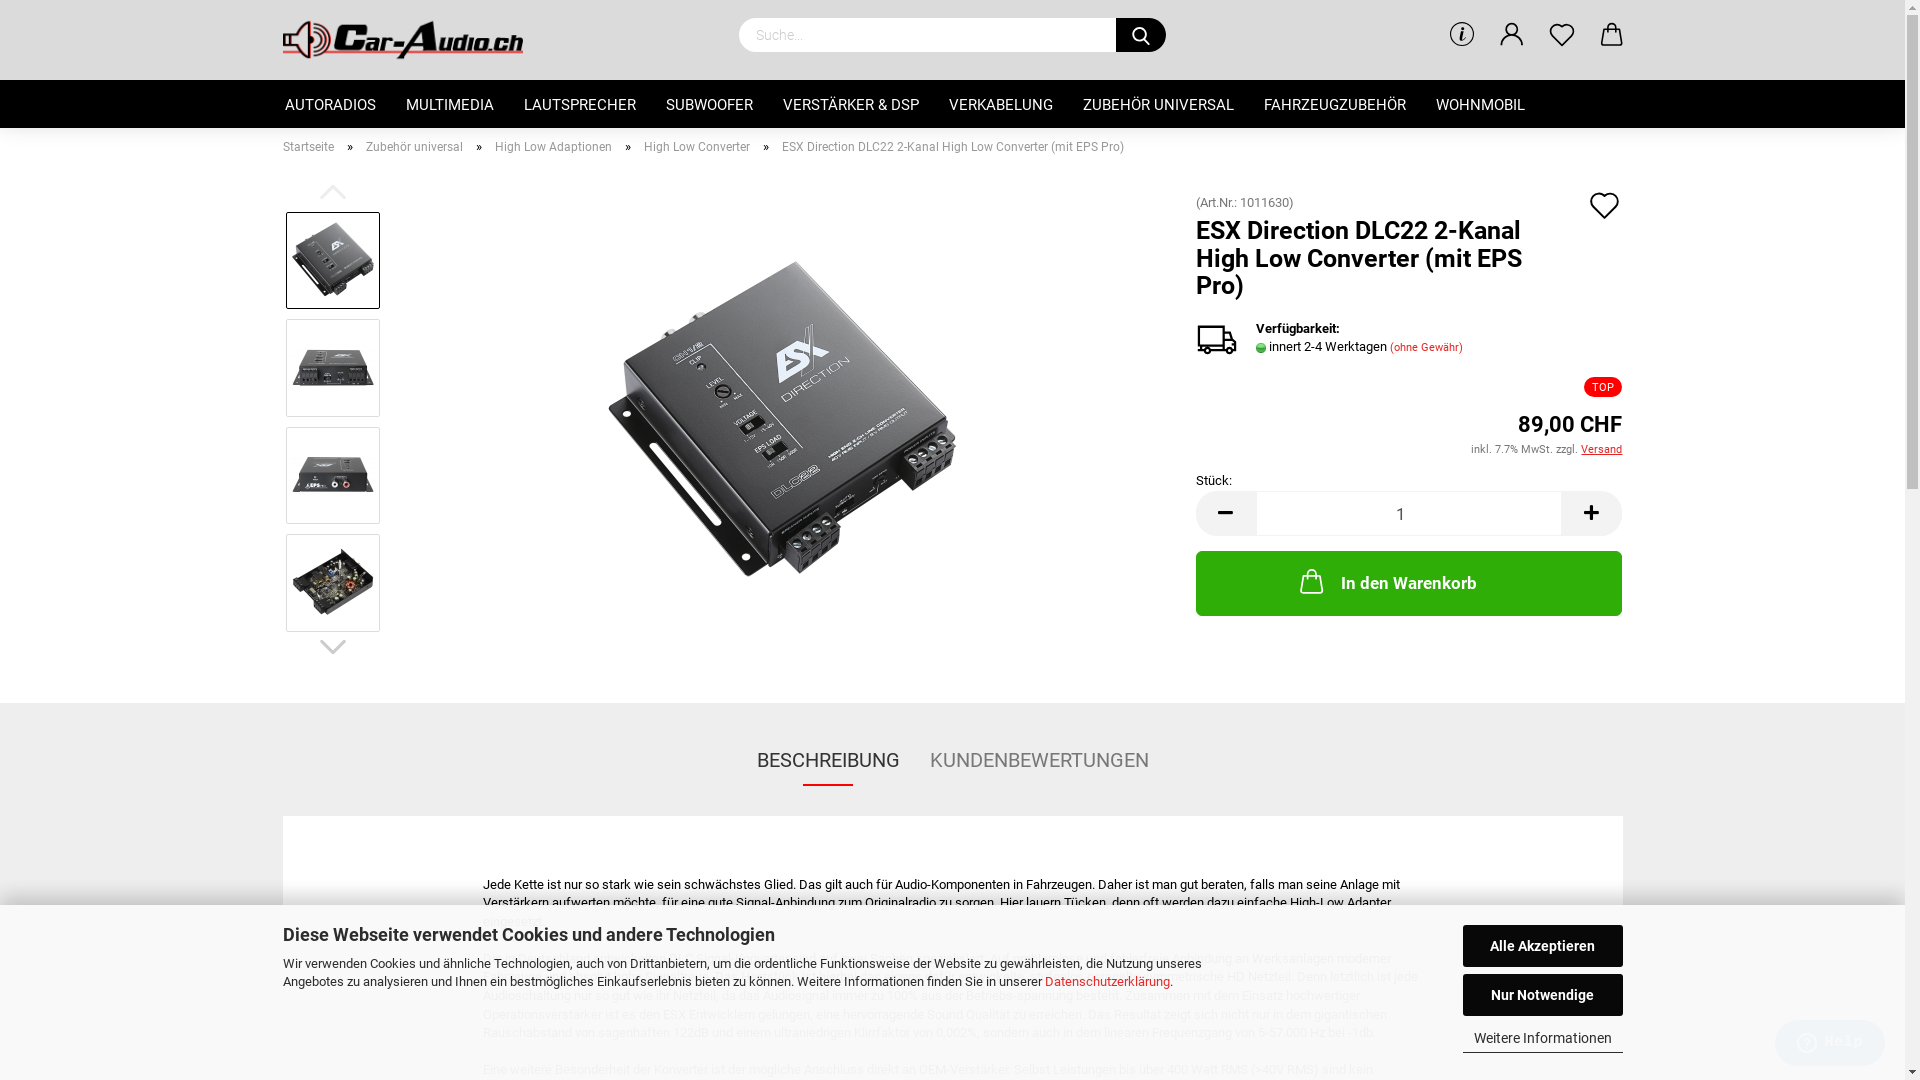 The width and height of the screenshot is (1920, 1080). Describe the element at coordinates (1001, 104) in the screenshot. I see `'VERKABELUNG'` at that location.